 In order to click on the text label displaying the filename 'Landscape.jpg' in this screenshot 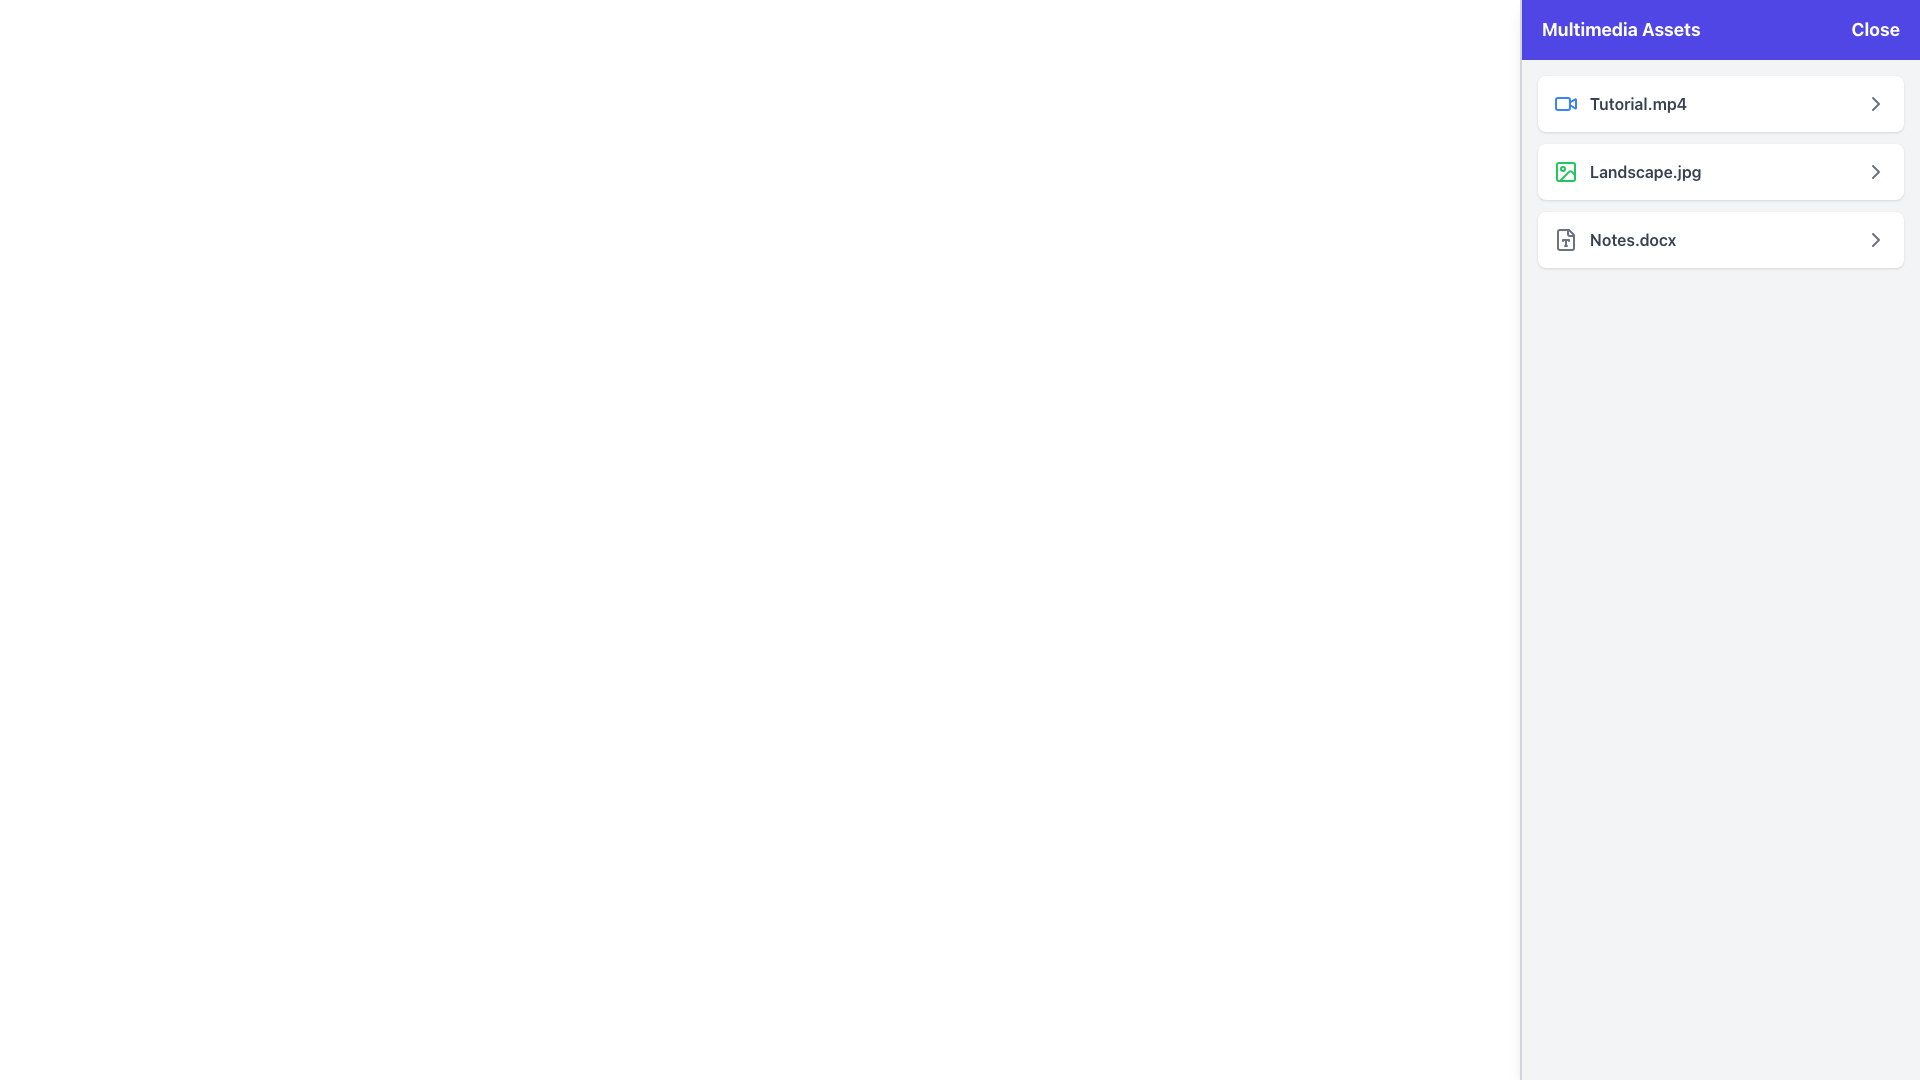, I will do `click(1645, 171)`.